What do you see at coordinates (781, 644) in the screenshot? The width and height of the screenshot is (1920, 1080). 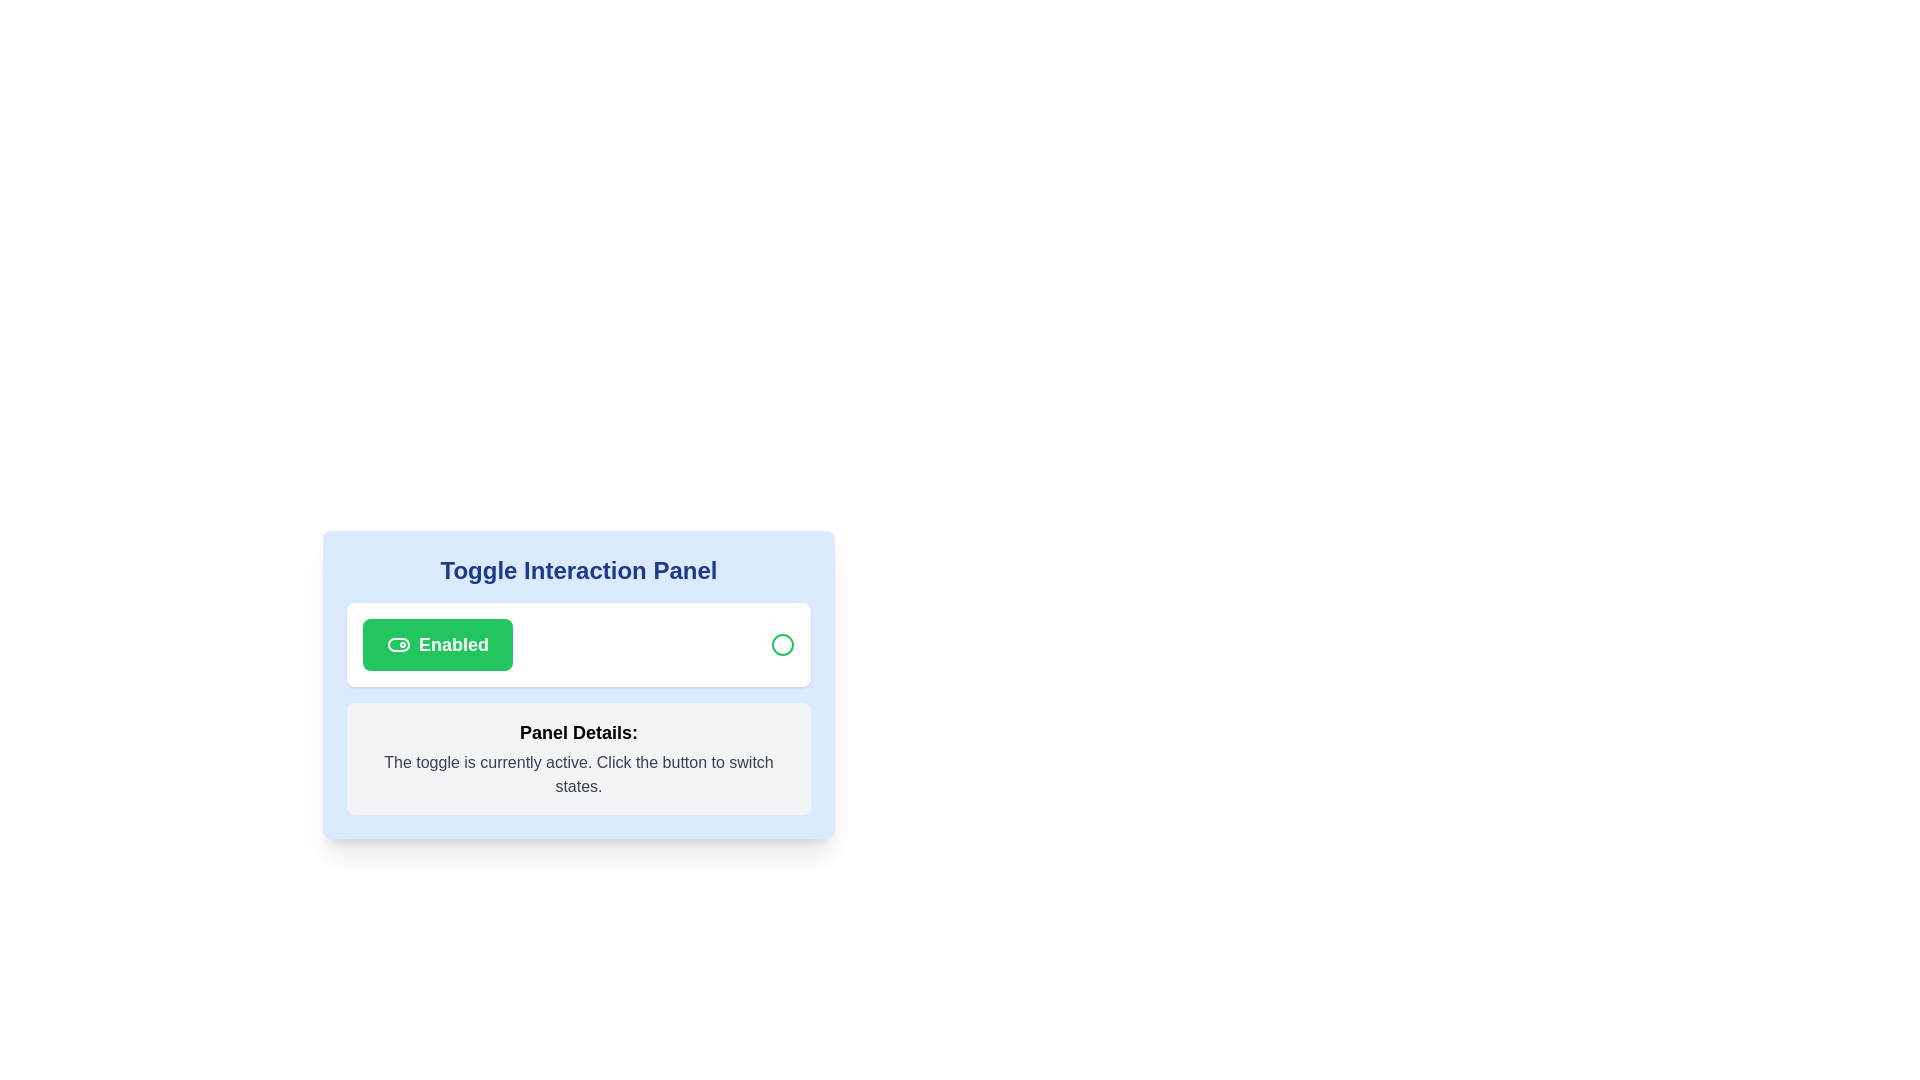 I see `the circular graphical status indicator with a green stroke and white fill, located in the middle-right side of the 'Toggle Interaction Panel'` at bounding box center [781, 644].